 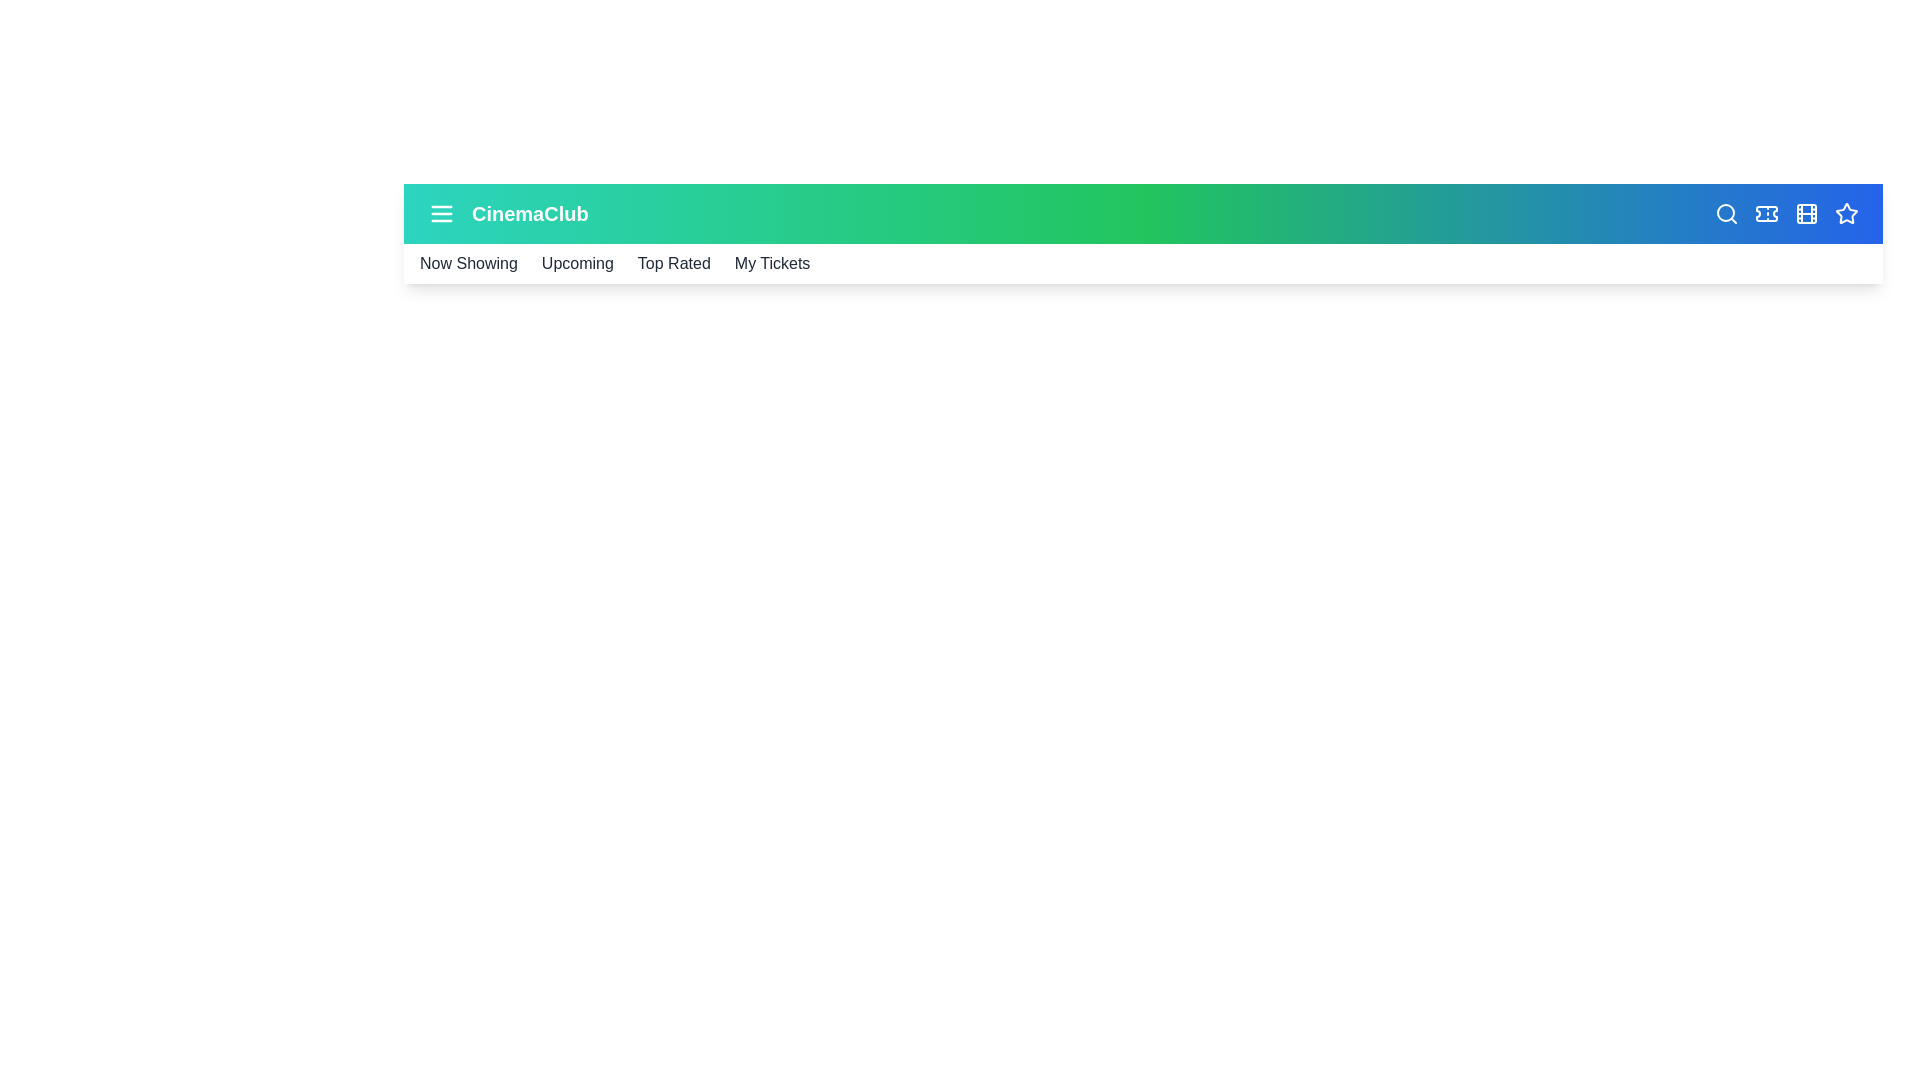 I want to click on the navigation link for My Tickets, so click(x=771, y=262).